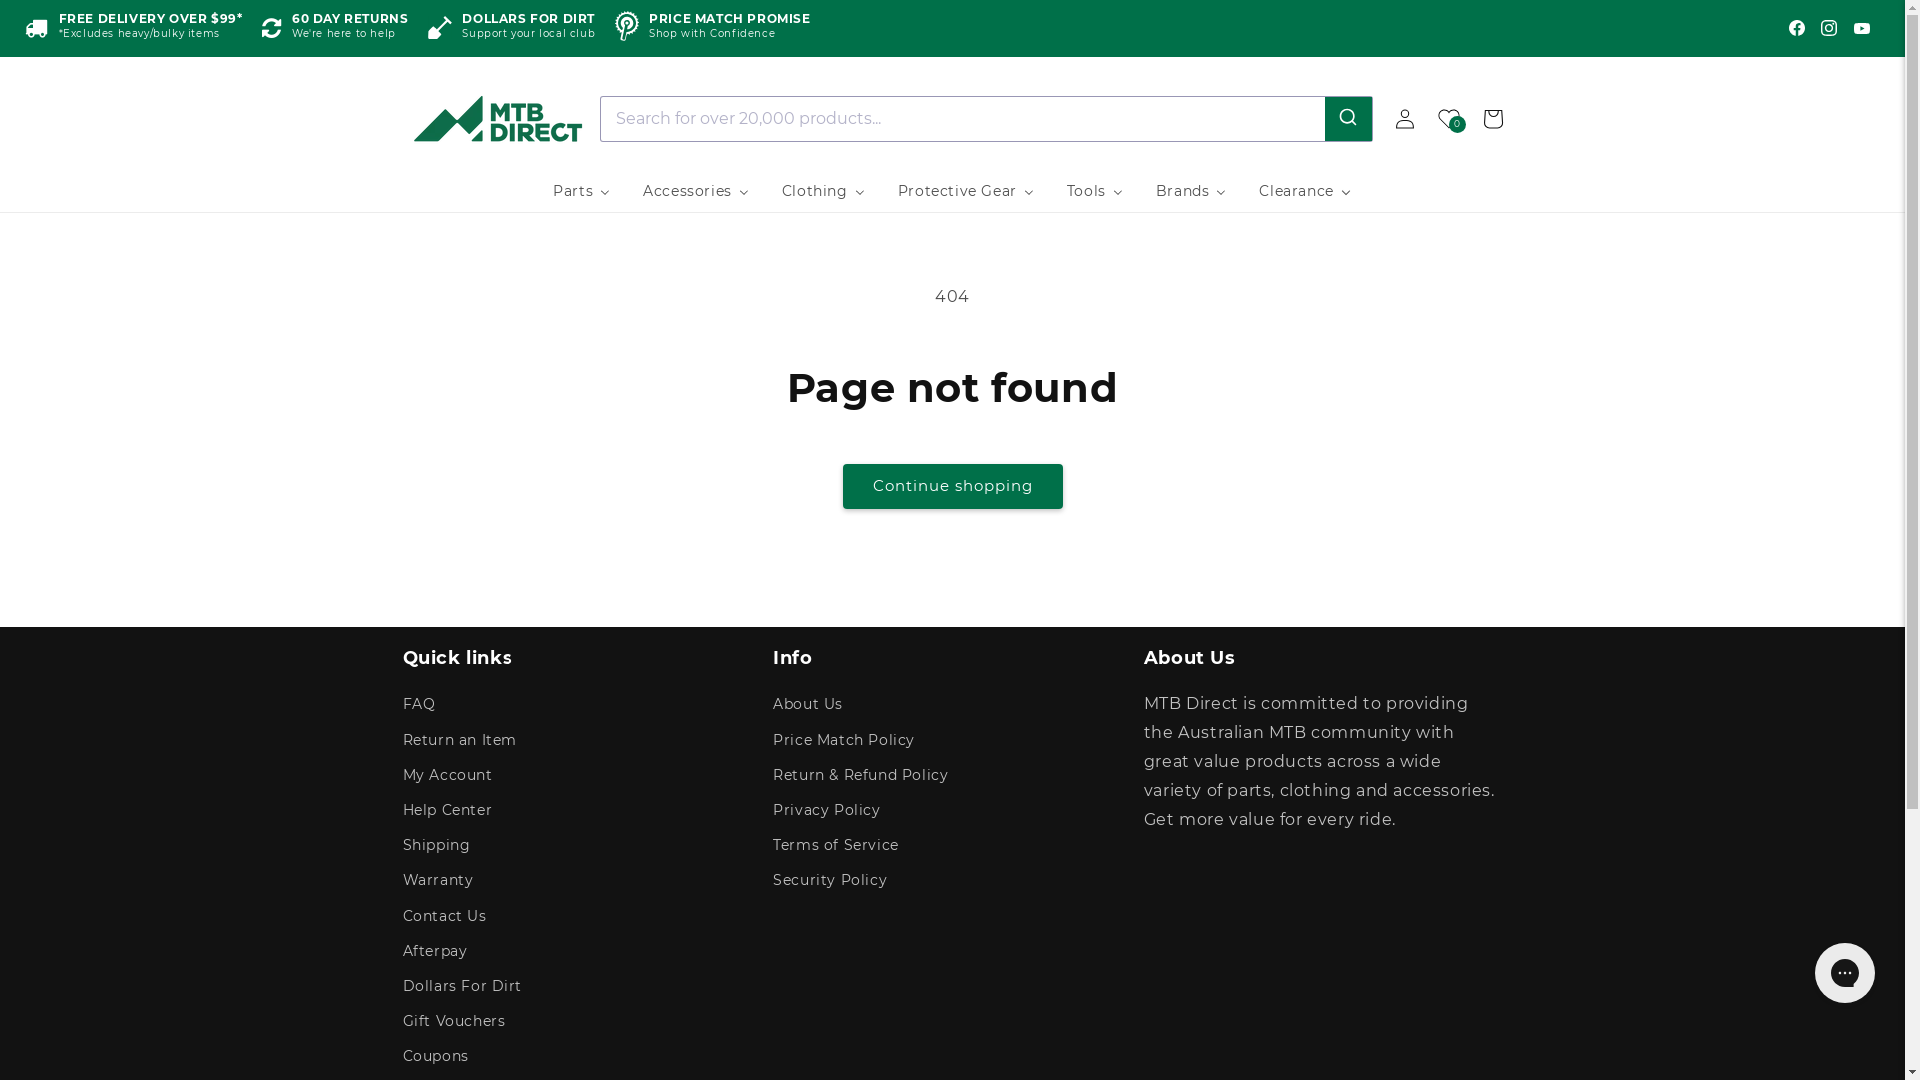  Describe the element at coordinates (436, 879) in the screenshot. I see `'Warranty'` at that location.